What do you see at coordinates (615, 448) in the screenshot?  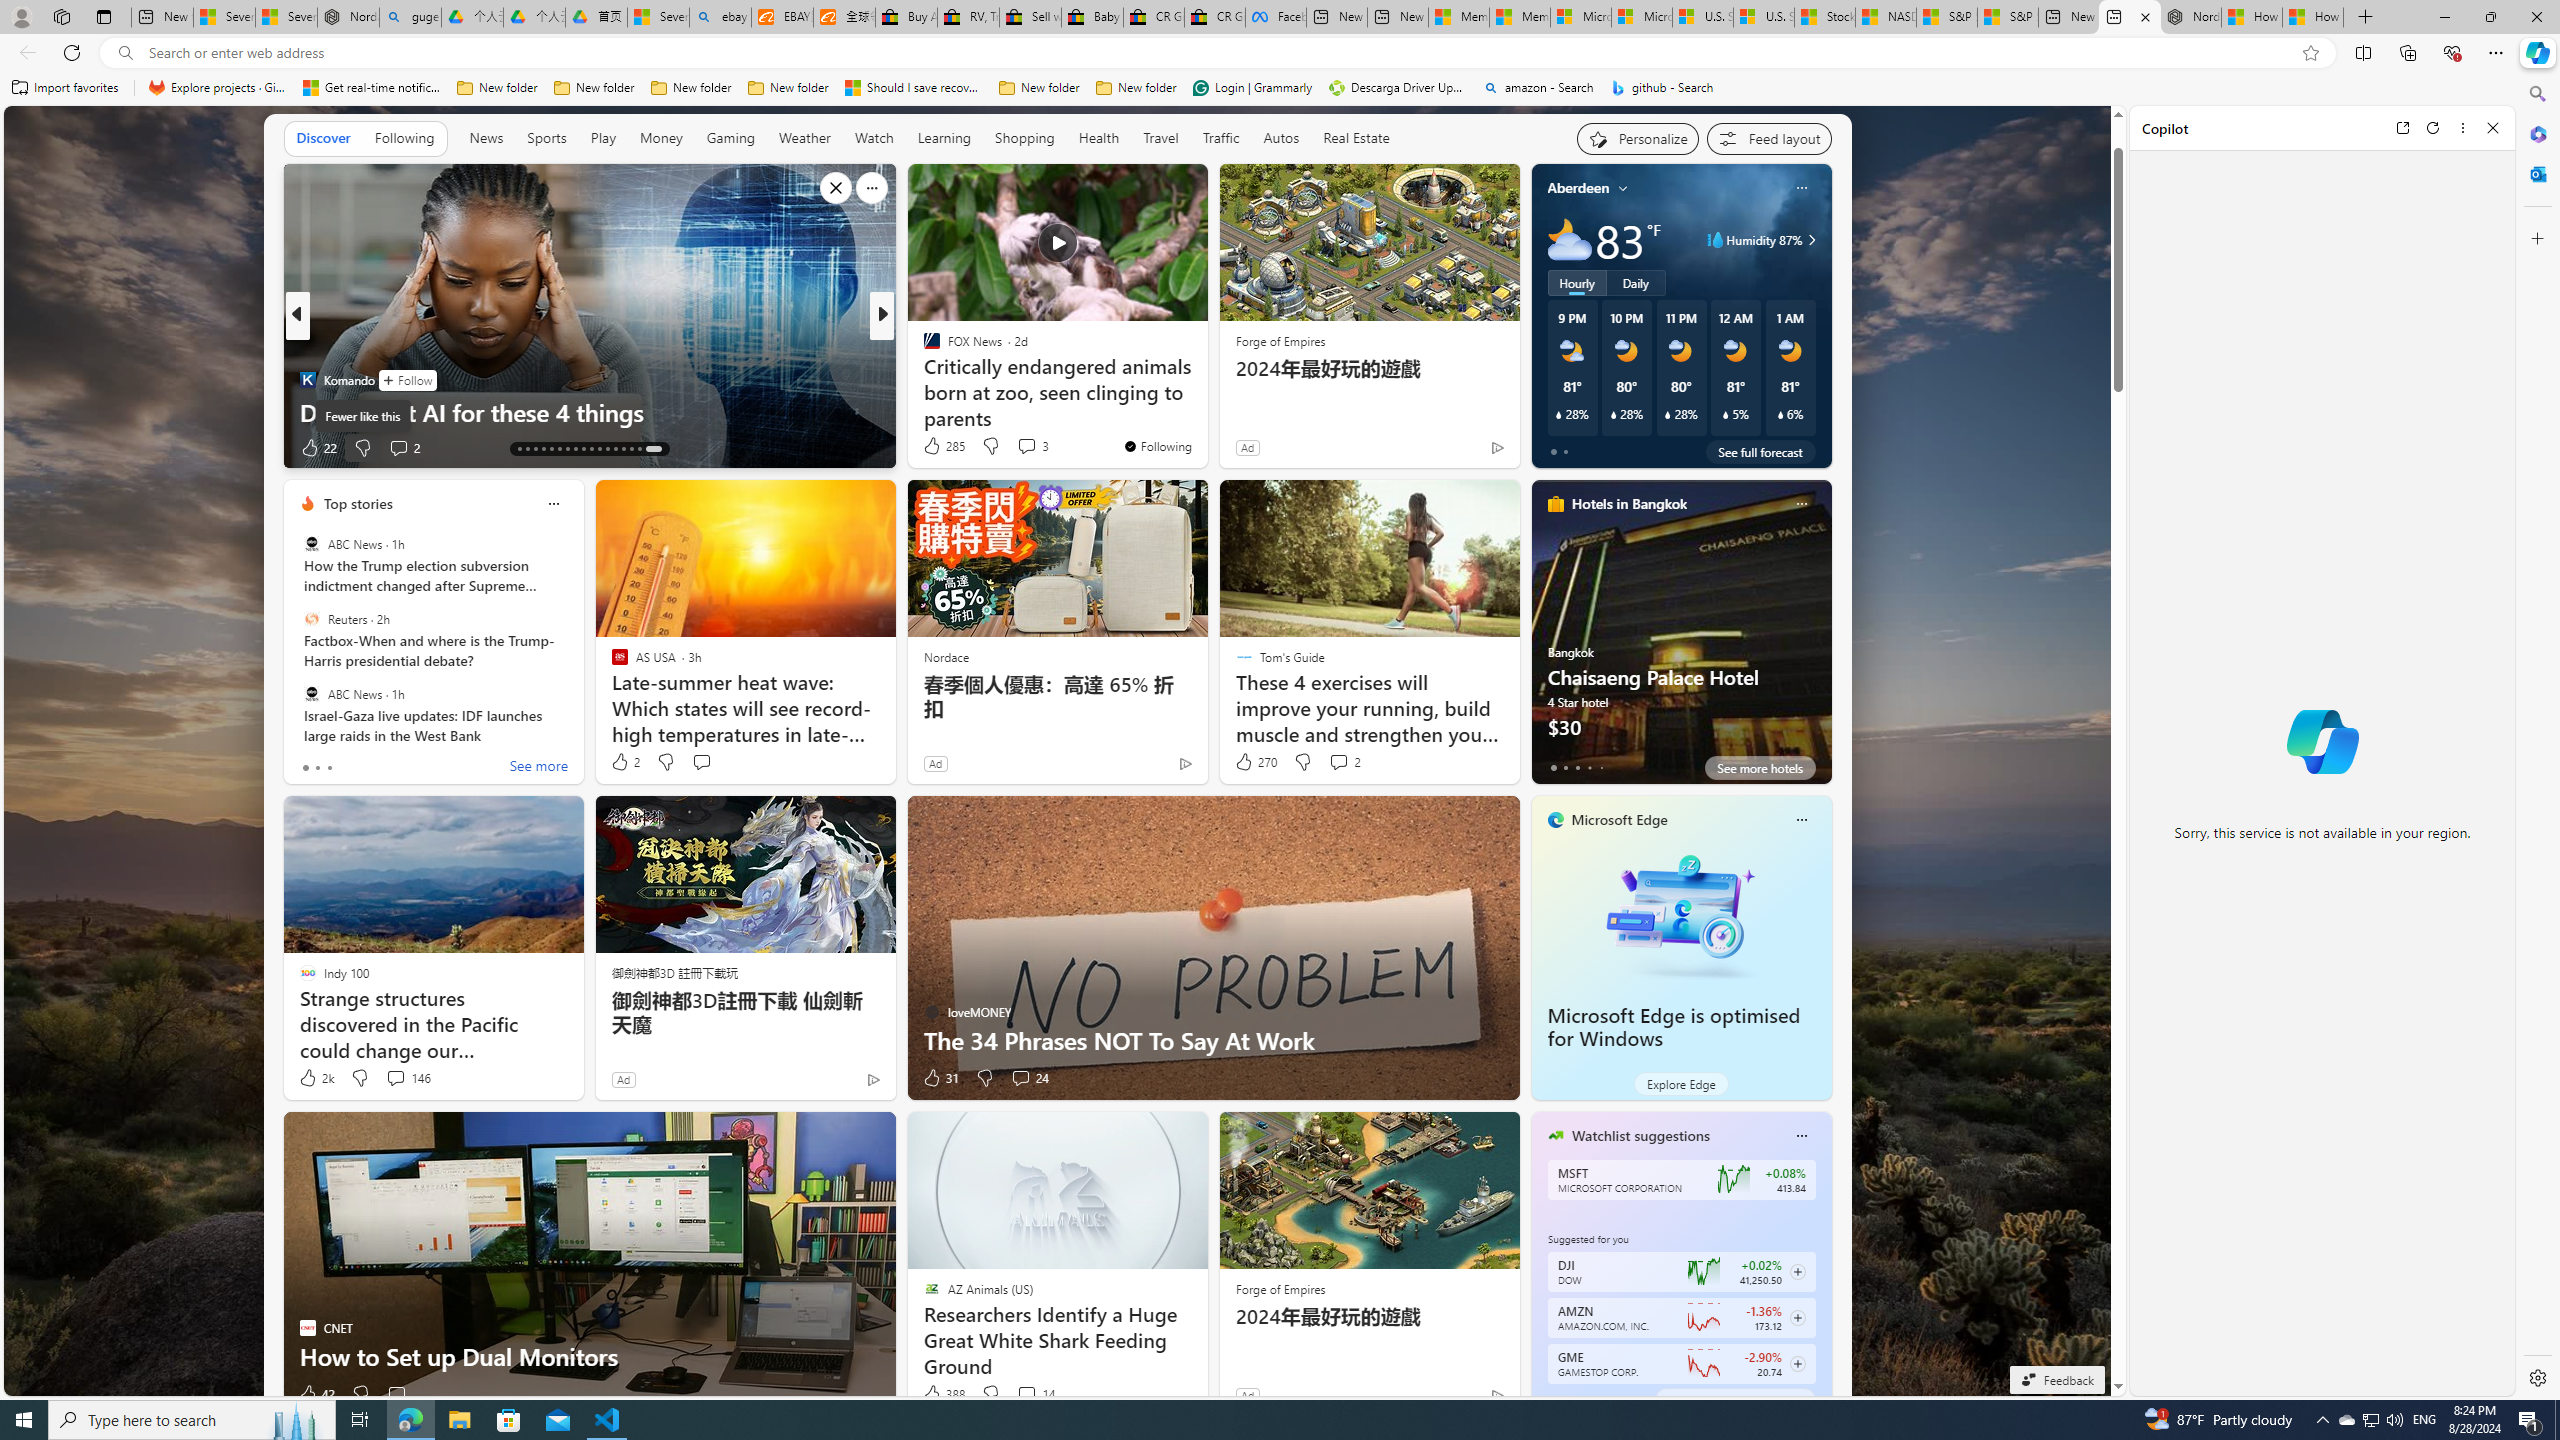 I see `'AutomationID: tab-25'` at bounding box center [615, 448].